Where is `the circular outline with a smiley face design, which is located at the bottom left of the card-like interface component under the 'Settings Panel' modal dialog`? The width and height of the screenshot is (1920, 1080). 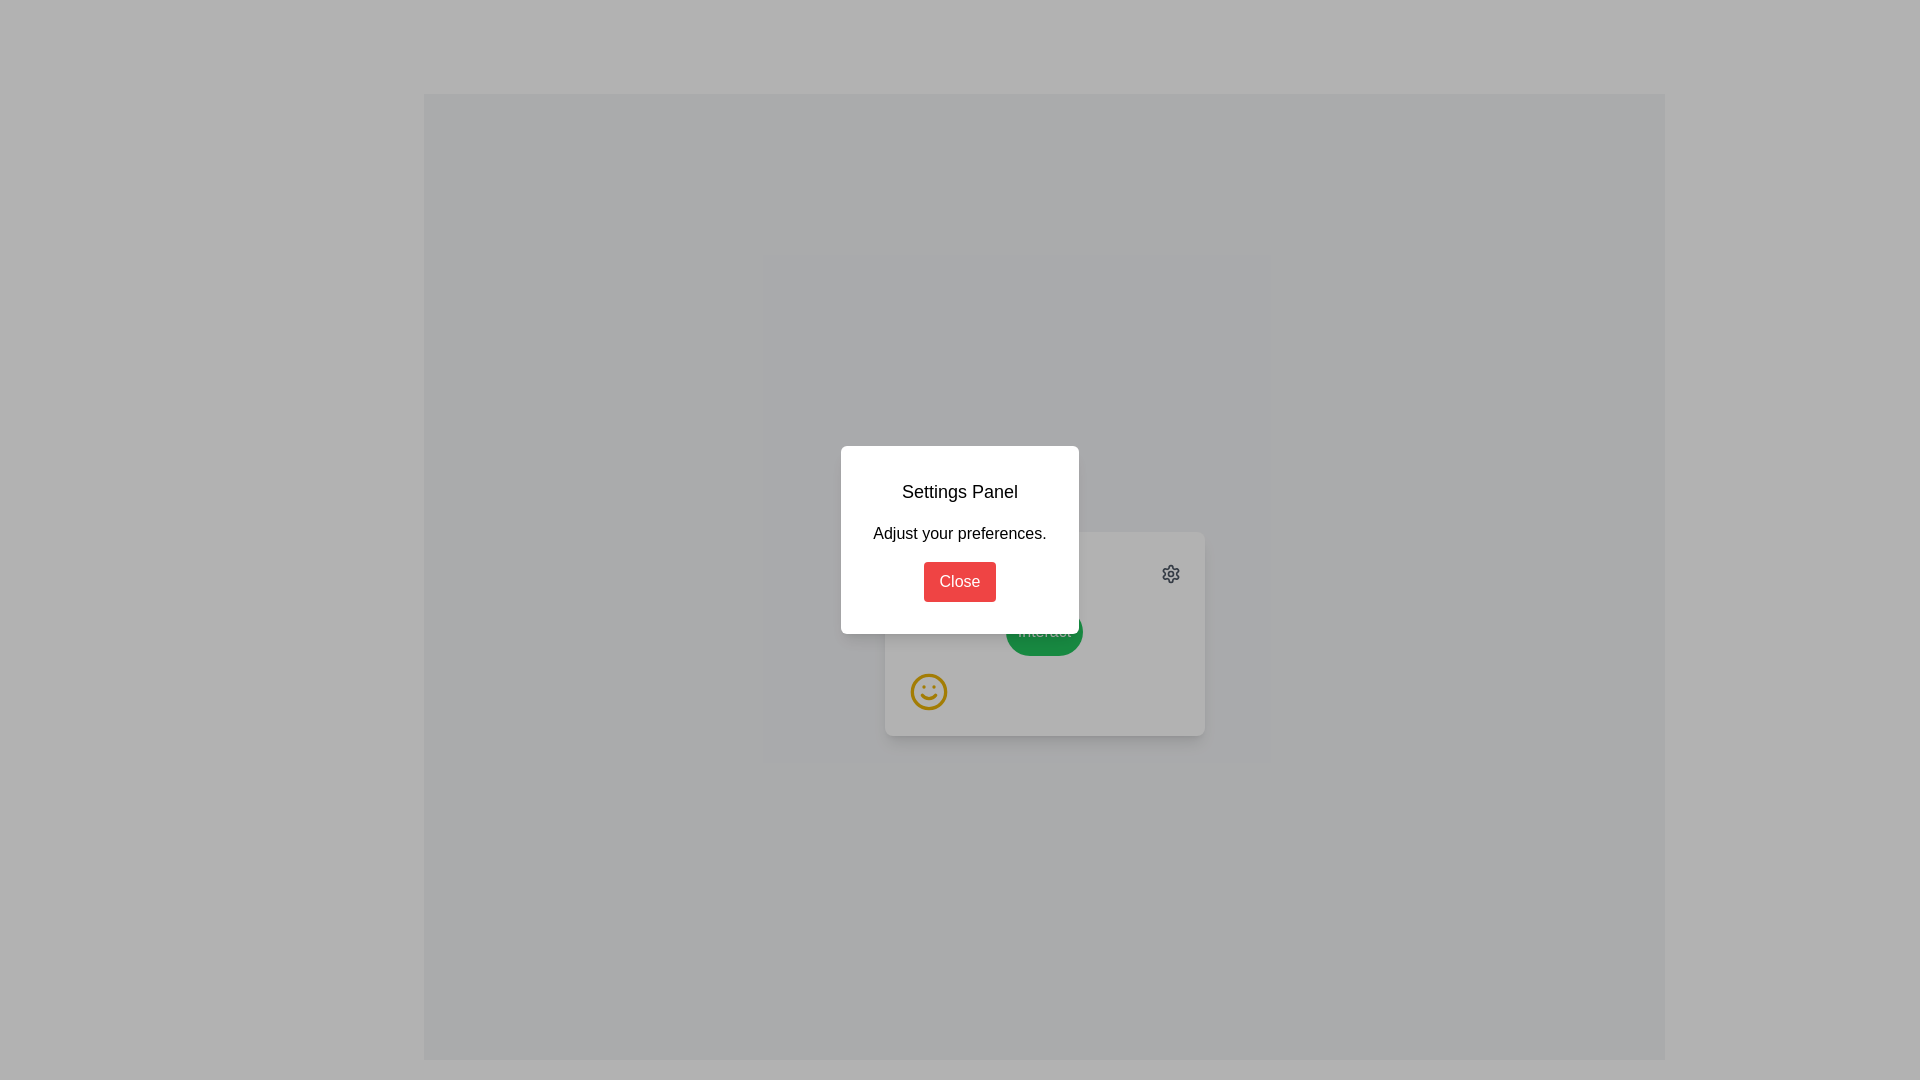
the circular outline with a smiley face design, which is located at the bottom left of the card-like interface component under the 'Settings Panel' modal dialog is located at coordinates (927, 690).